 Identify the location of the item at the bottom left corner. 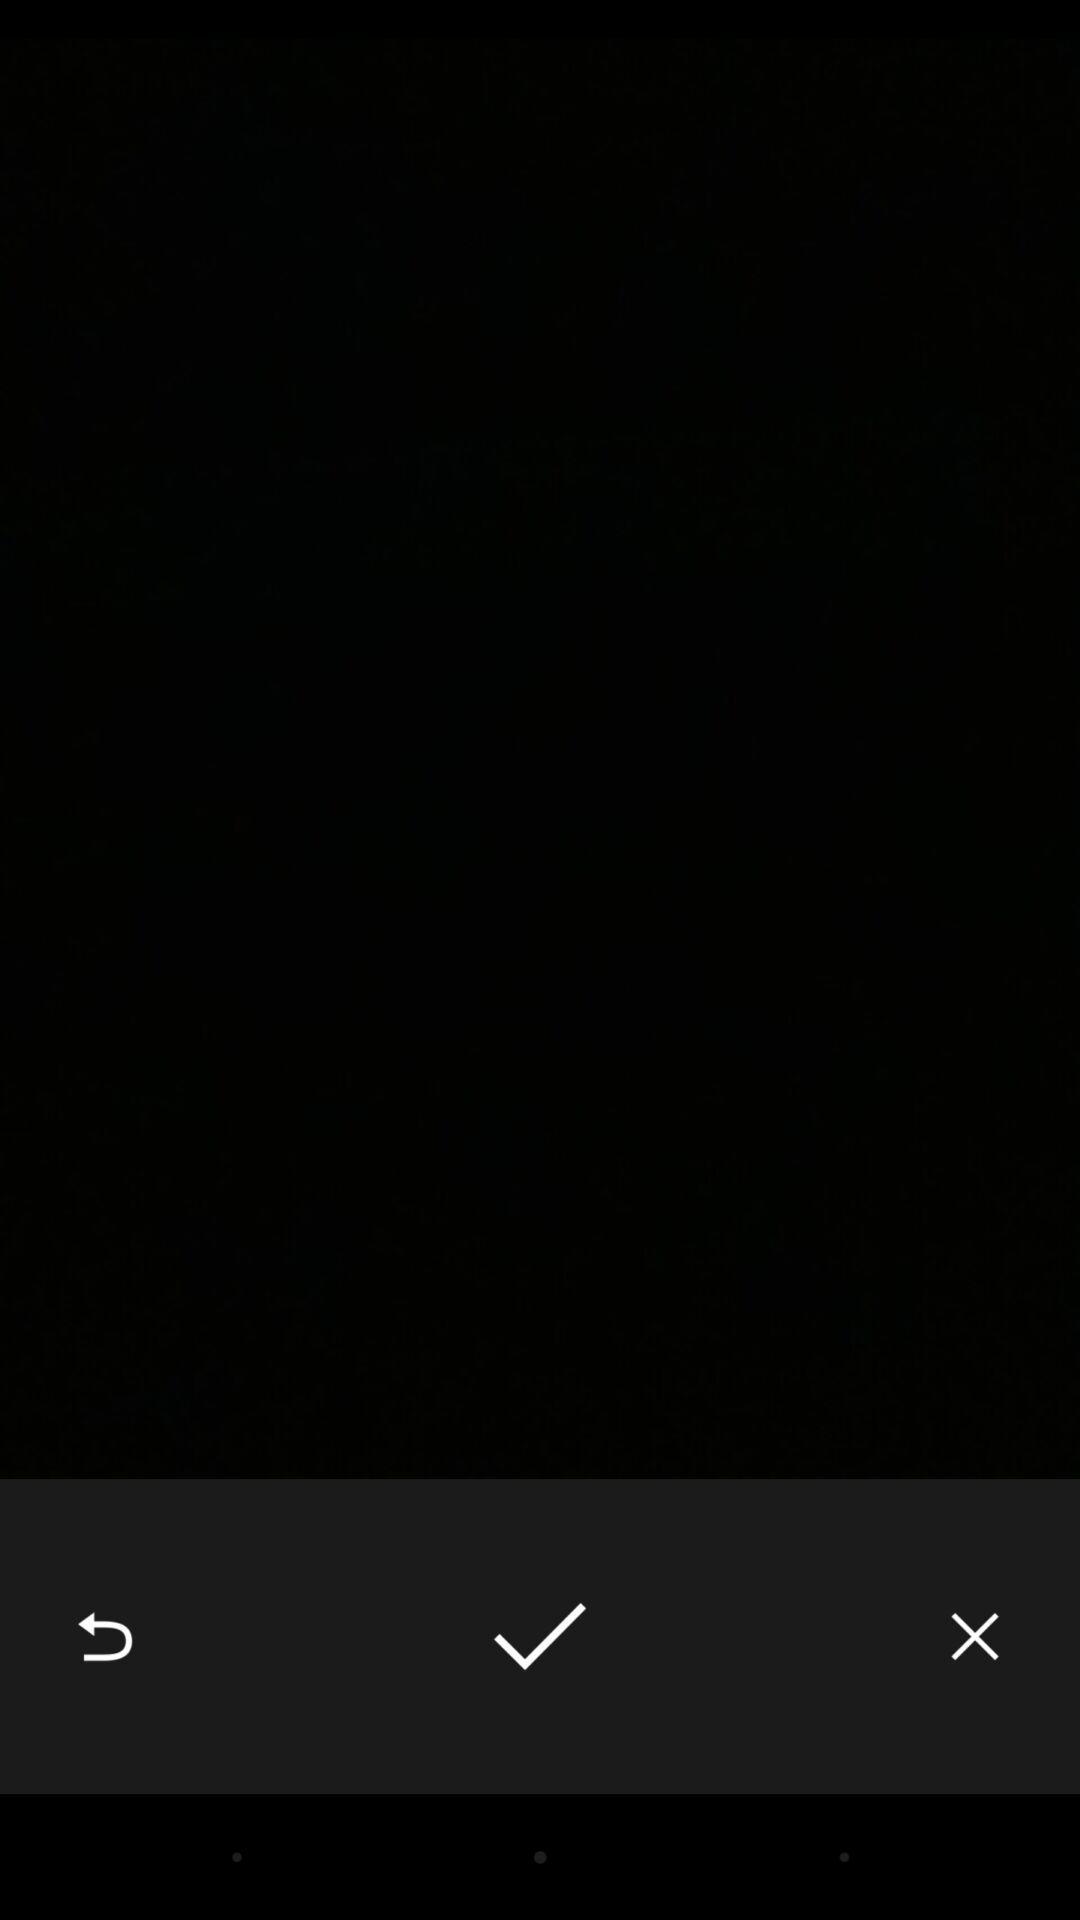
(104, 1636).